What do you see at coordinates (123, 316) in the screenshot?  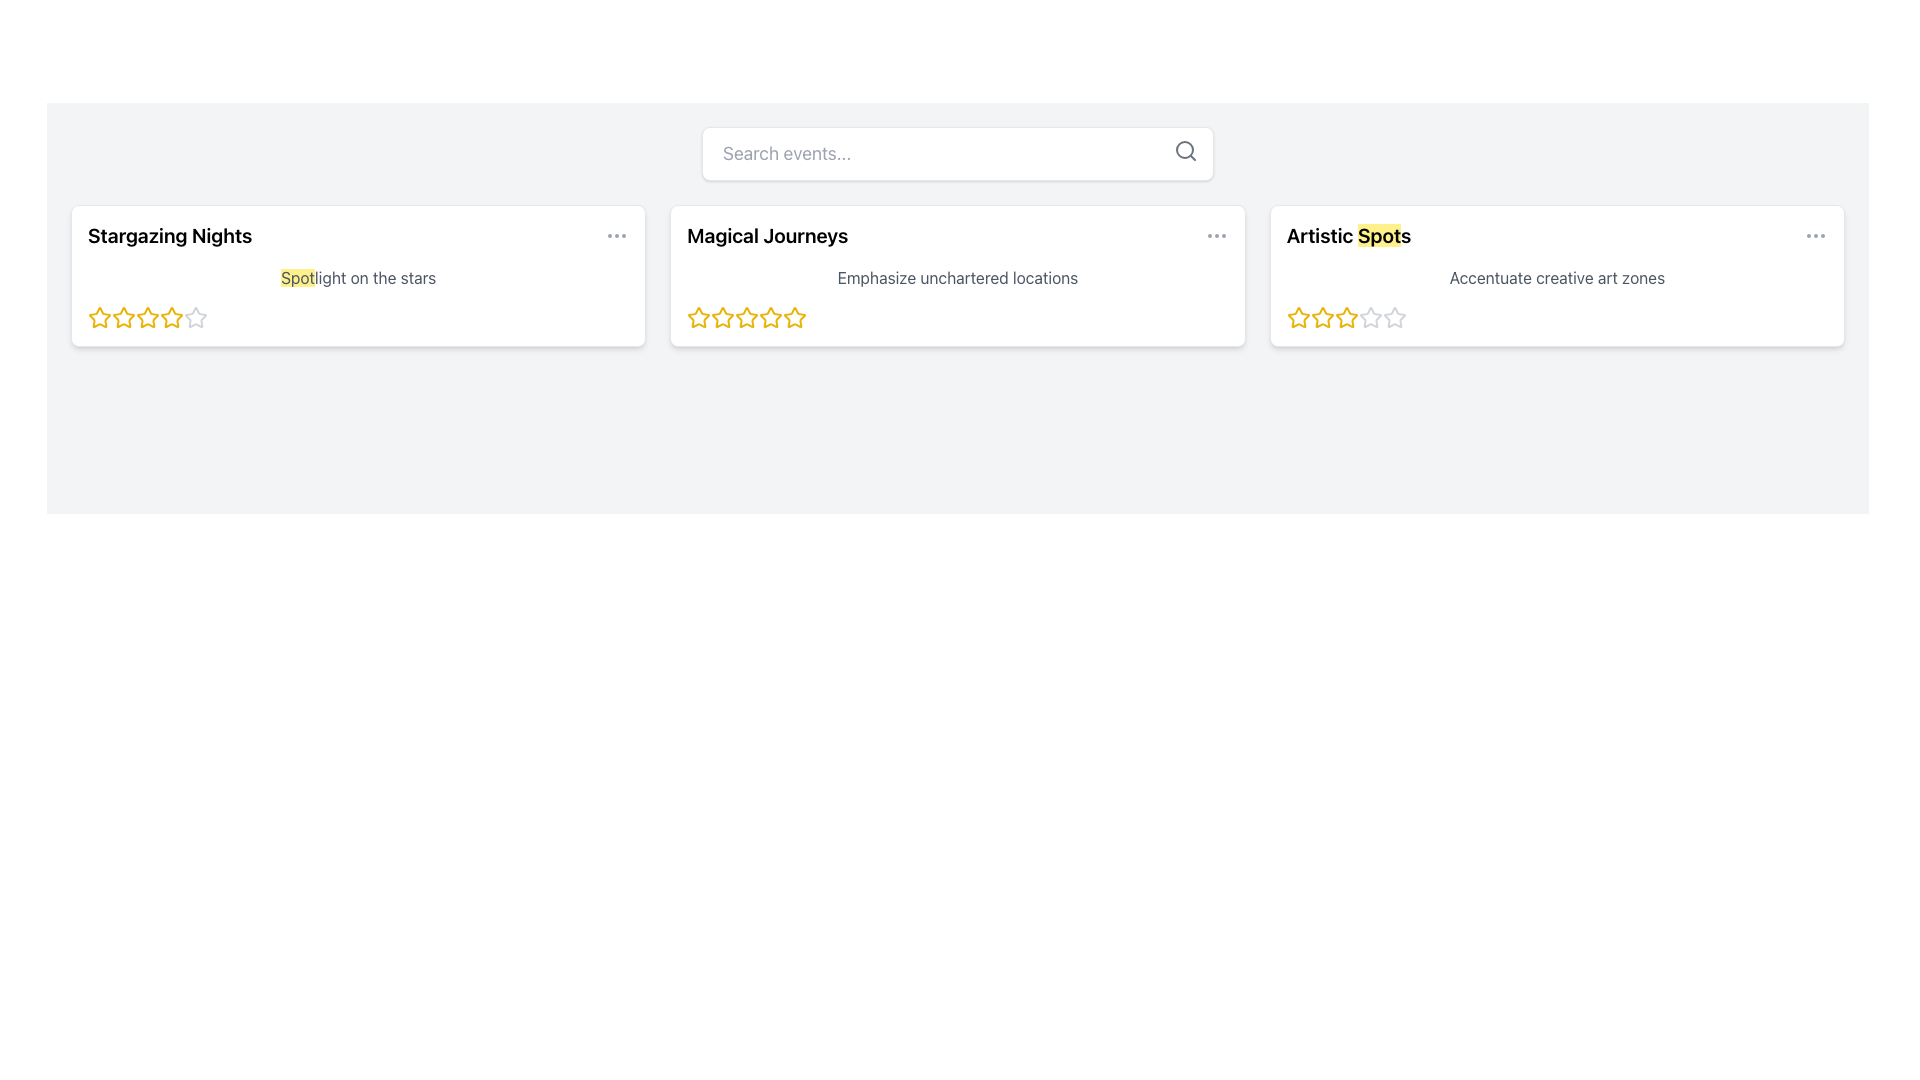 I see `the third star icon in the 5-star rating system for the 'Stargazing Nights' card to set a rating` at bounding box center [123, 316].